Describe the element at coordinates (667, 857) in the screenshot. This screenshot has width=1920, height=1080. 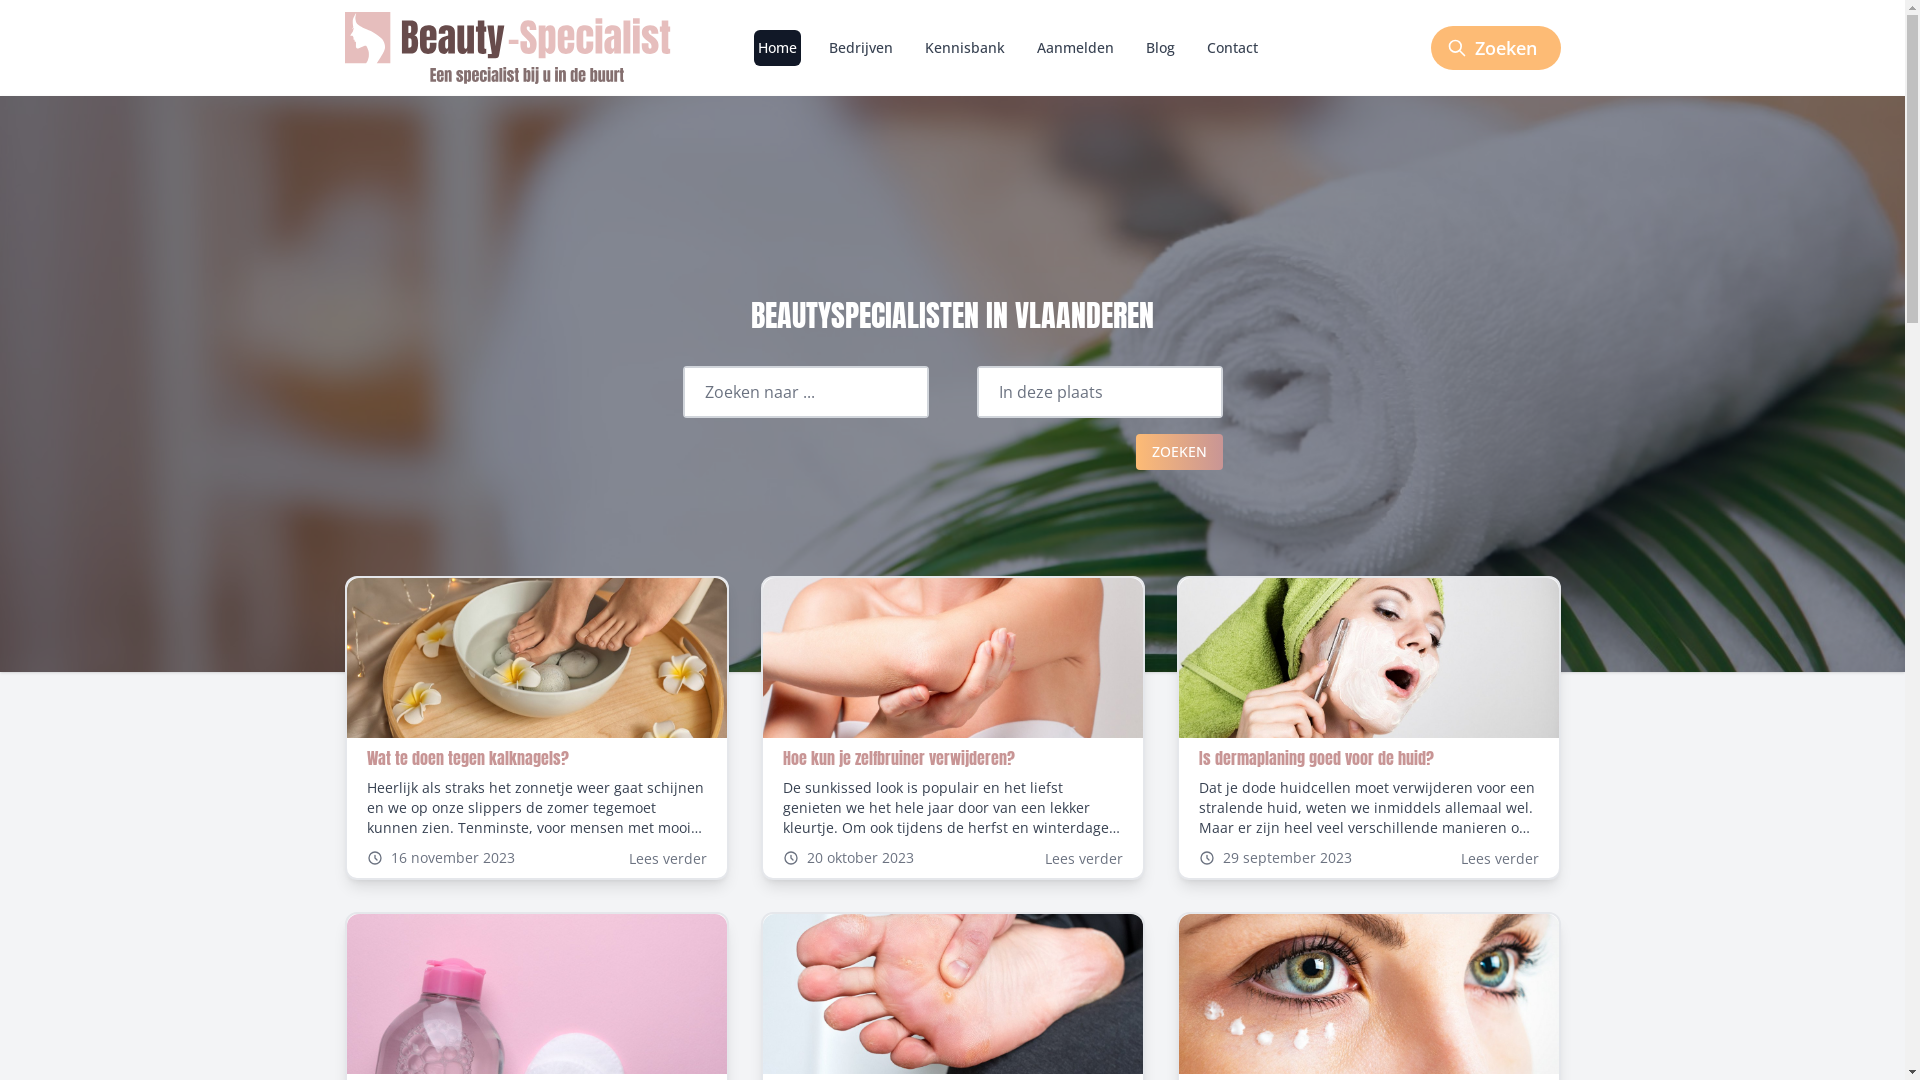
I see `'Lees verder'` at that location.